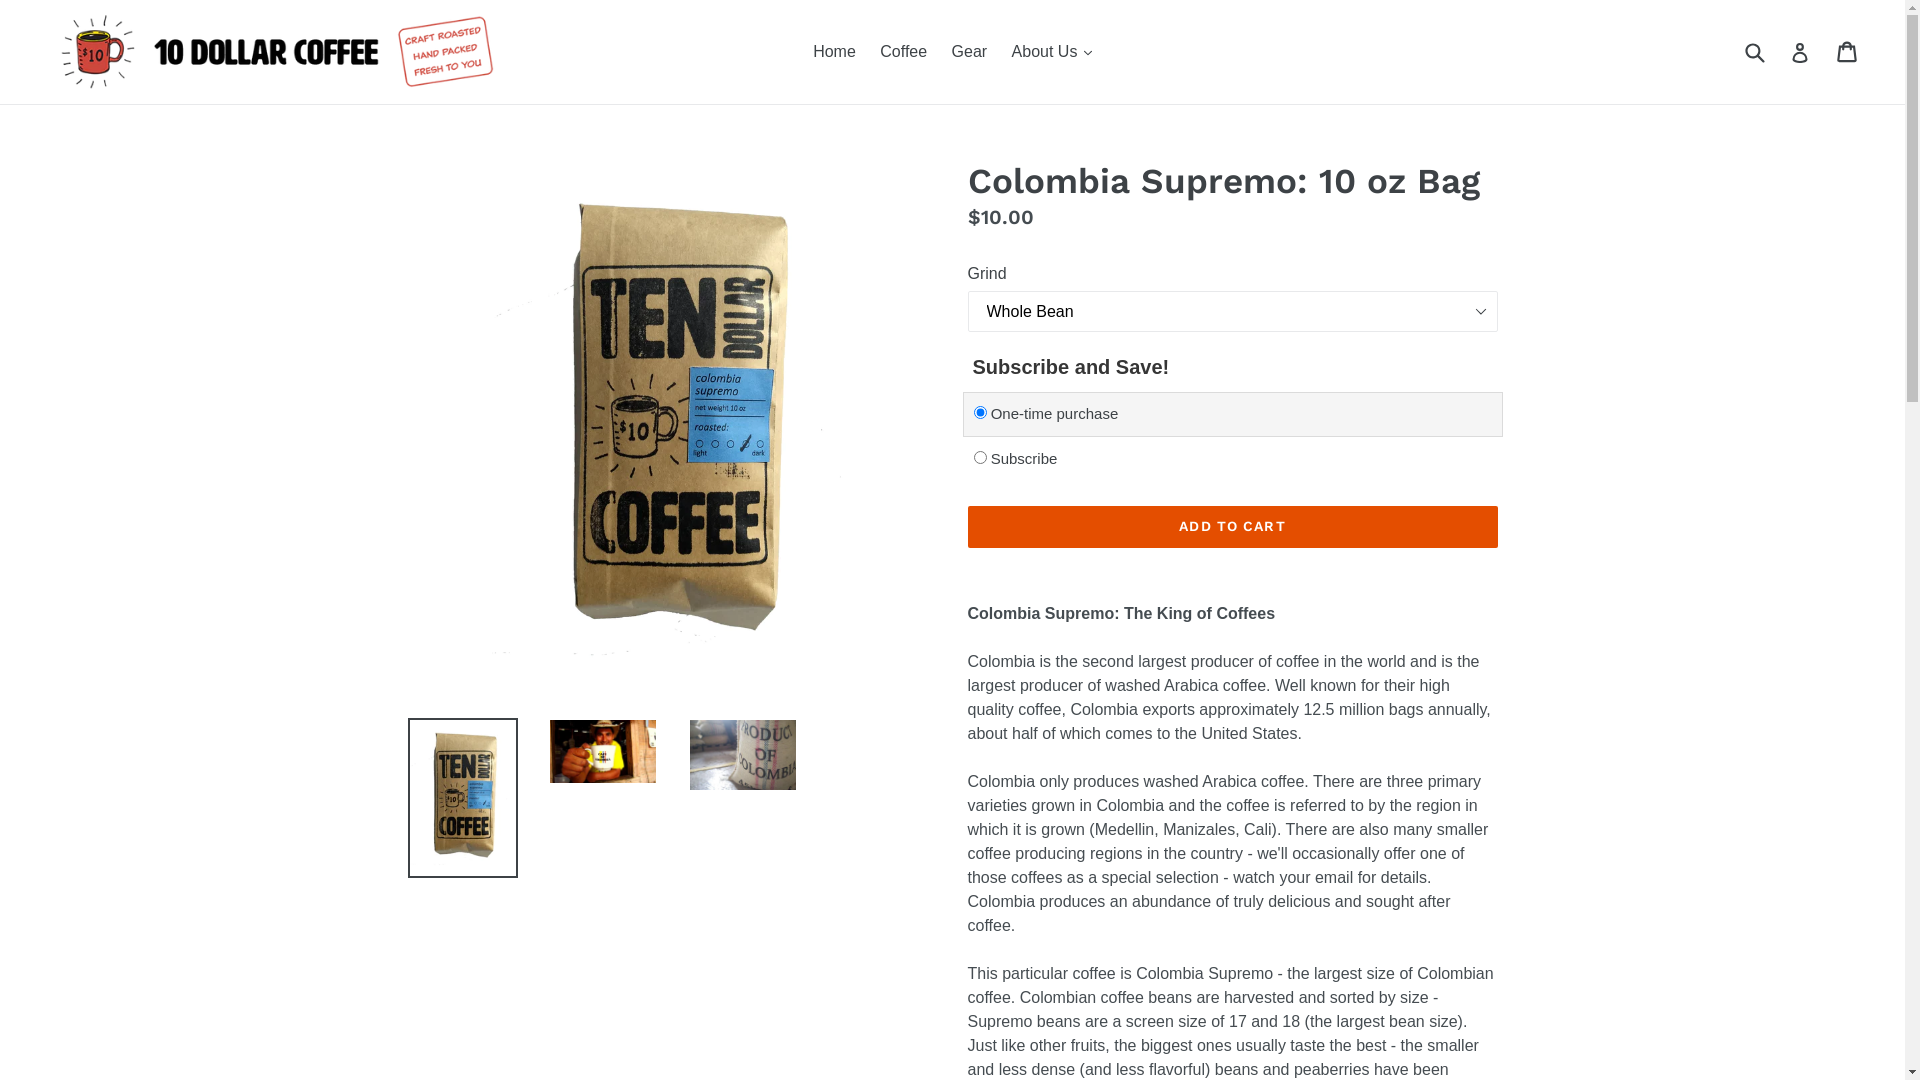 The width and height of the screenshot is (1920, 1080). What do you see at coordinates (1232, 526) in the screenshot?
I see `'ADD TO CART'` at bounding box center [1232, 526].